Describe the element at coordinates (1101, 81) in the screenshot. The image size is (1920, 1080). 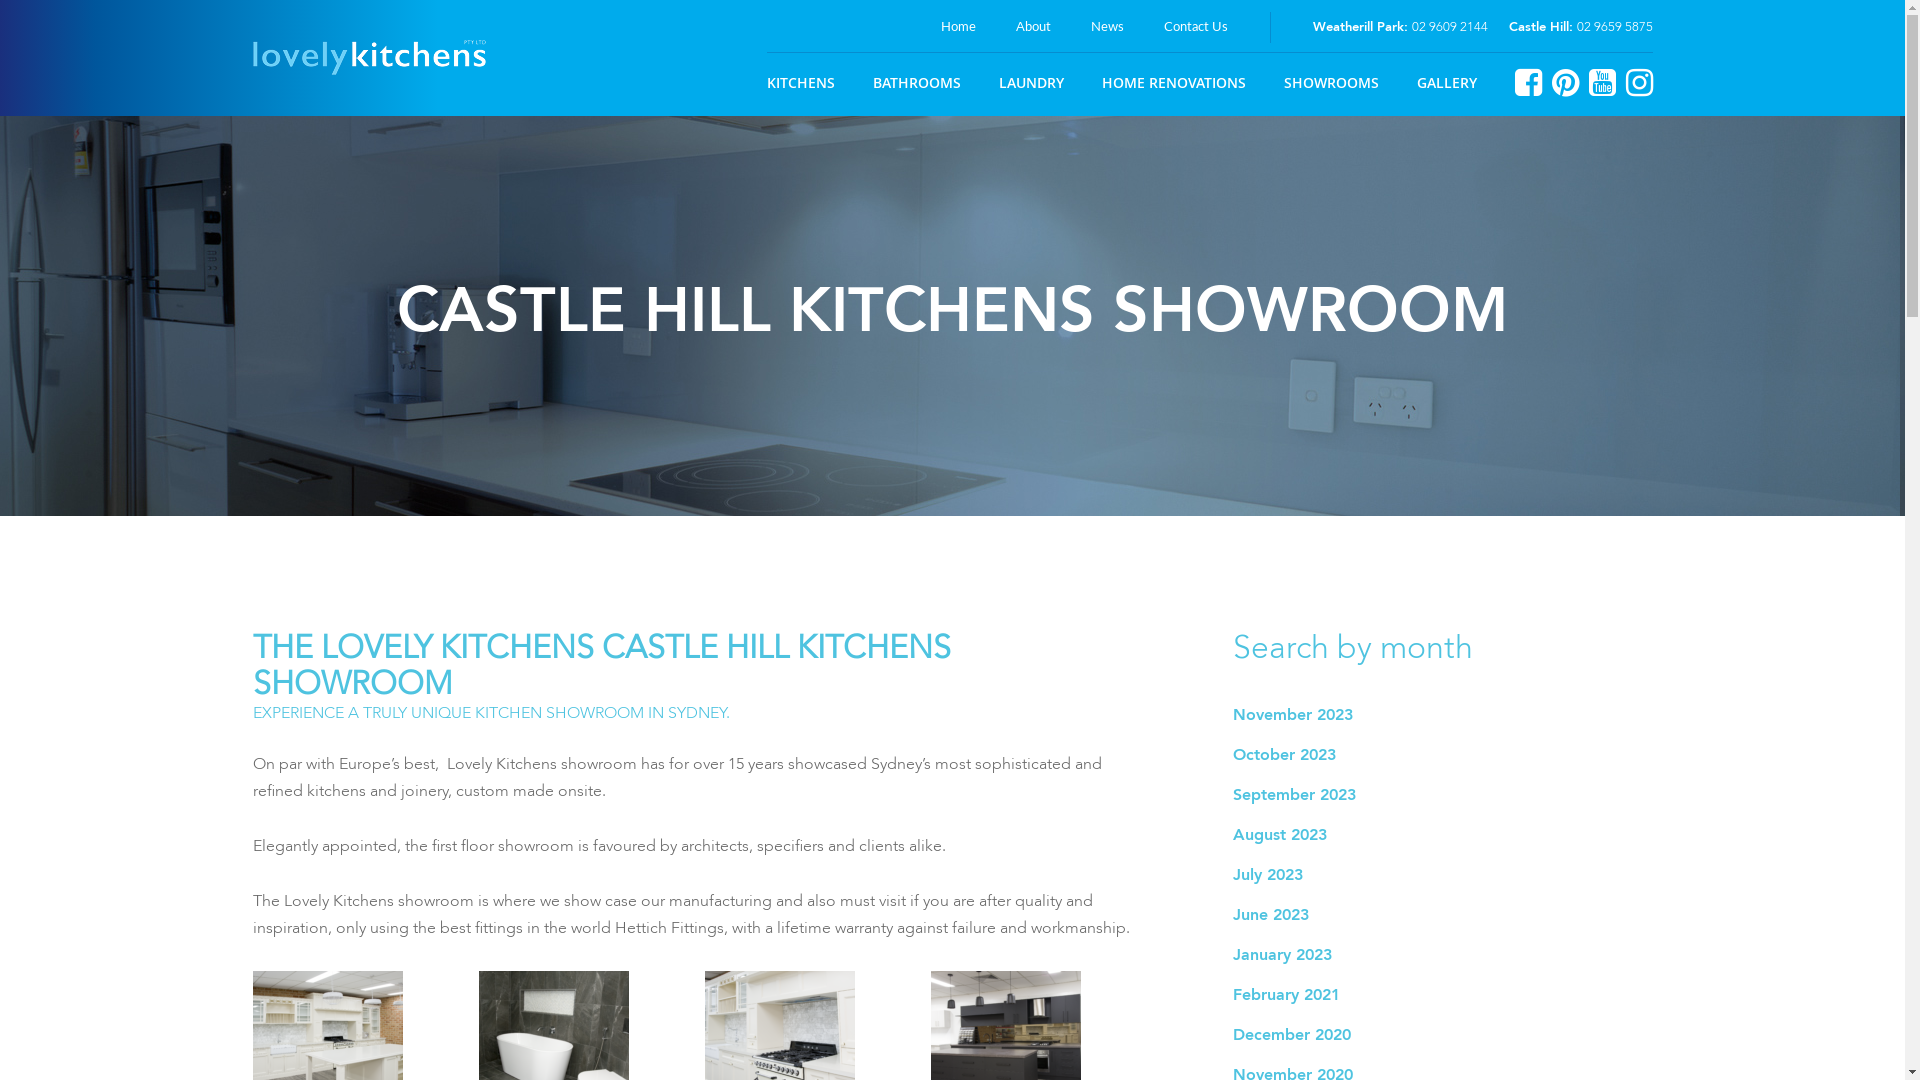
I see `'HOME RENOVATIONS'` at that location.